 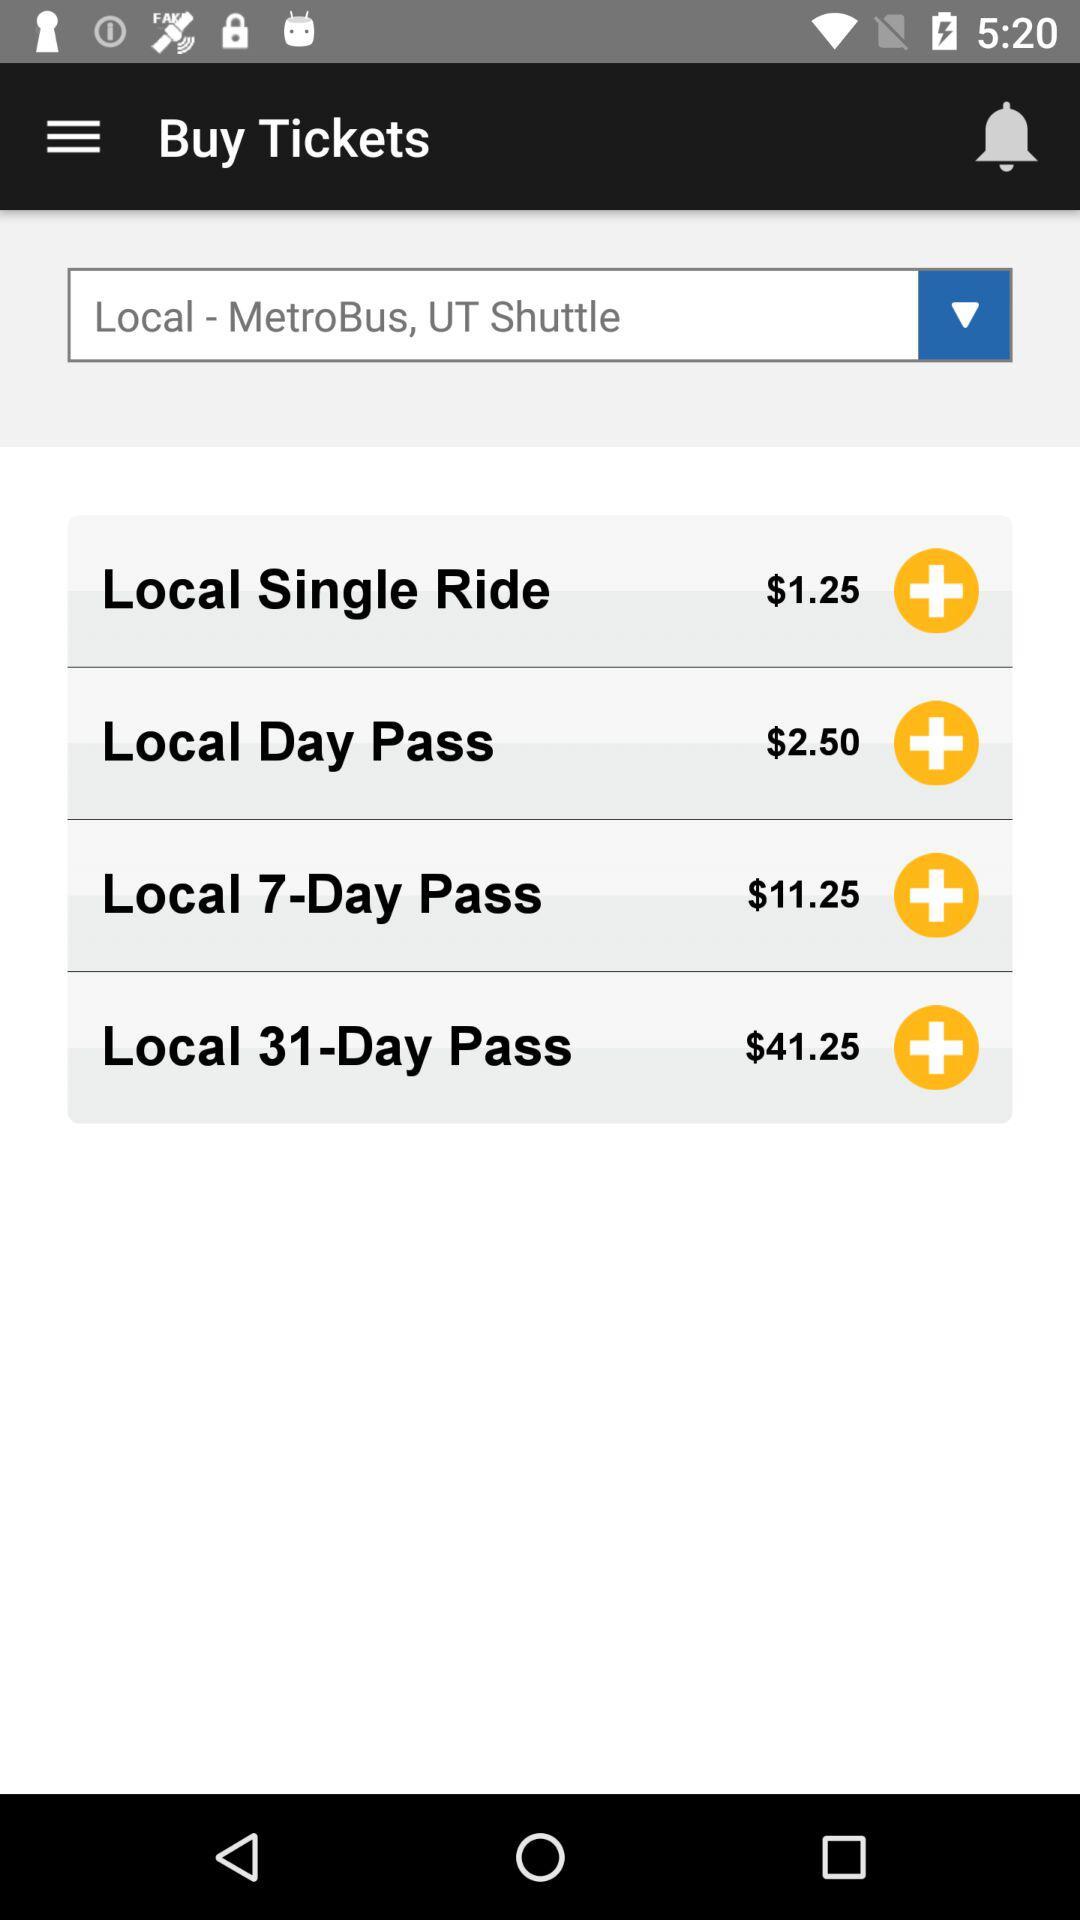 What do you see at coordinates (813, 742) in the screenshot?
I see `item below the $1.25 app` at bounding box center [813, 742].